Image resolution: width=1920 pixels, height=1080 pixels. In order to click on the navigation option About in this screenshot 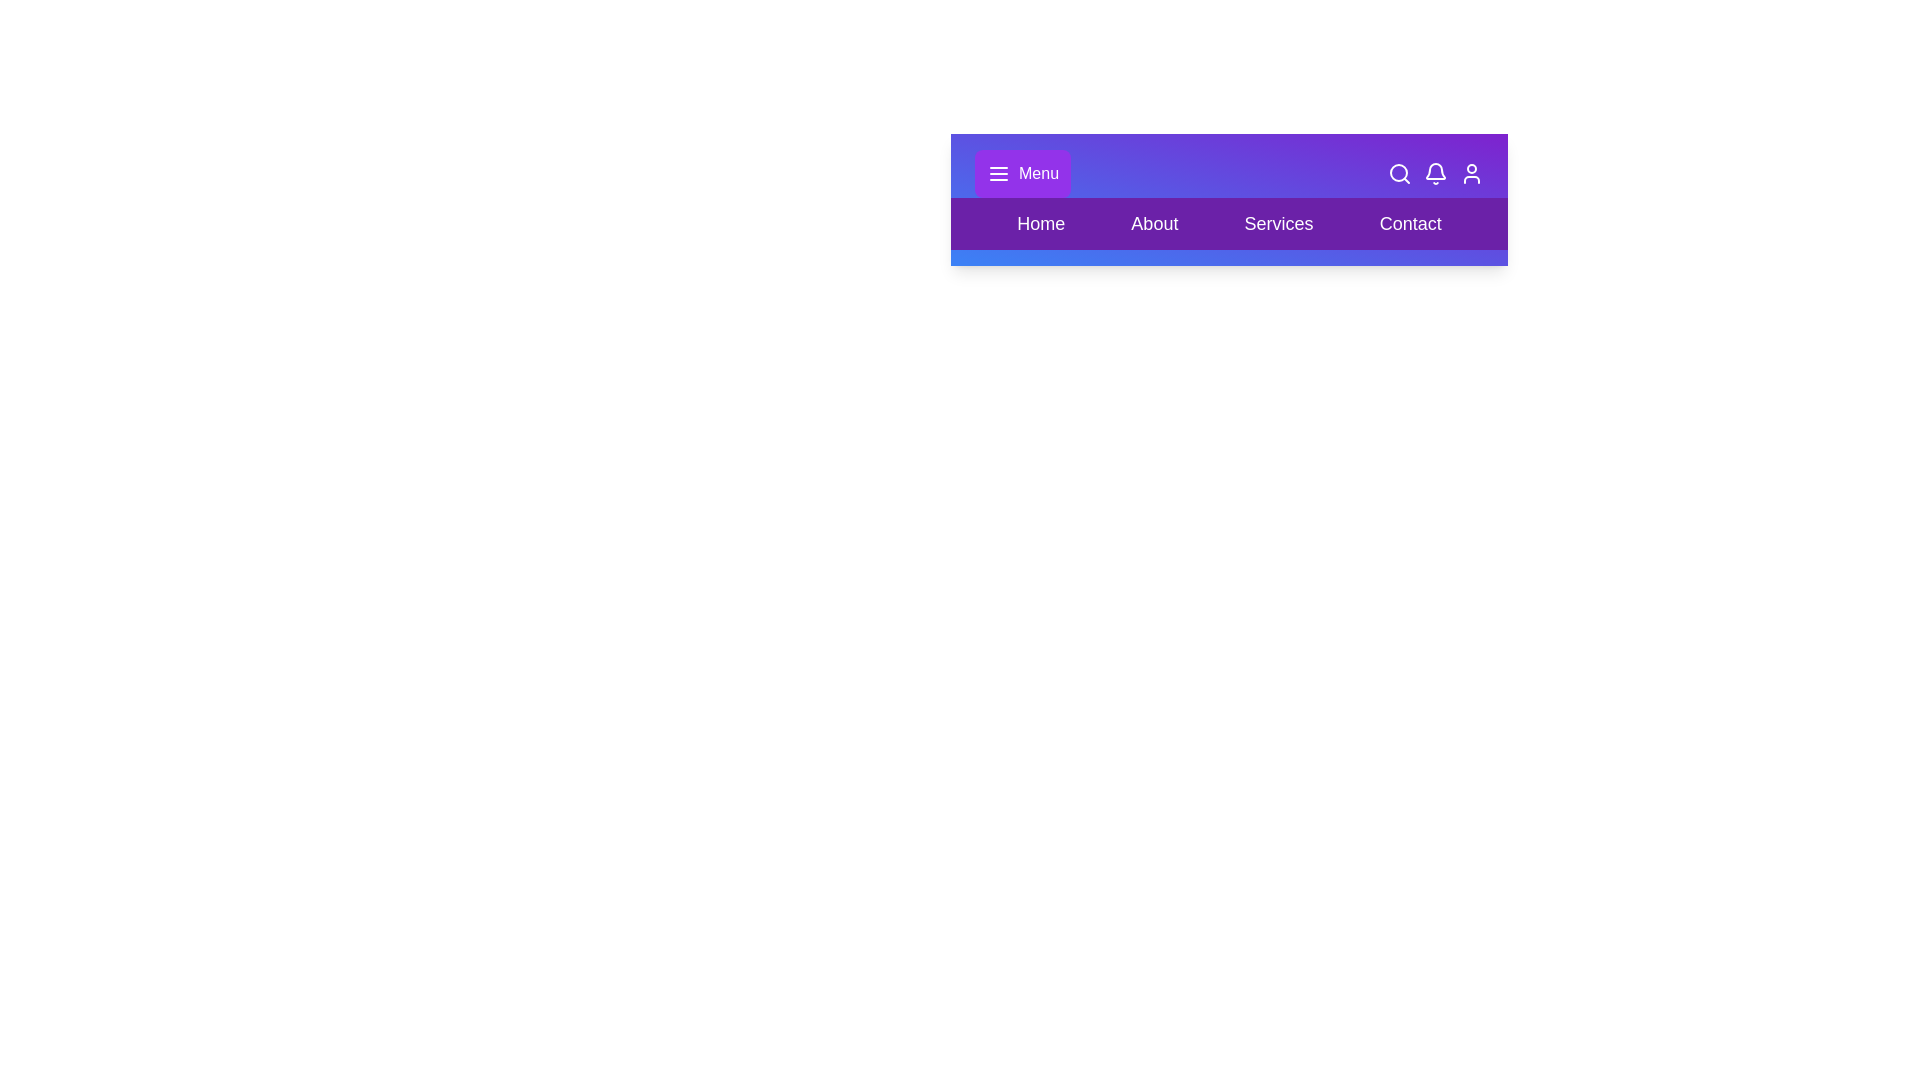, I will do `click(1154, 223)`.